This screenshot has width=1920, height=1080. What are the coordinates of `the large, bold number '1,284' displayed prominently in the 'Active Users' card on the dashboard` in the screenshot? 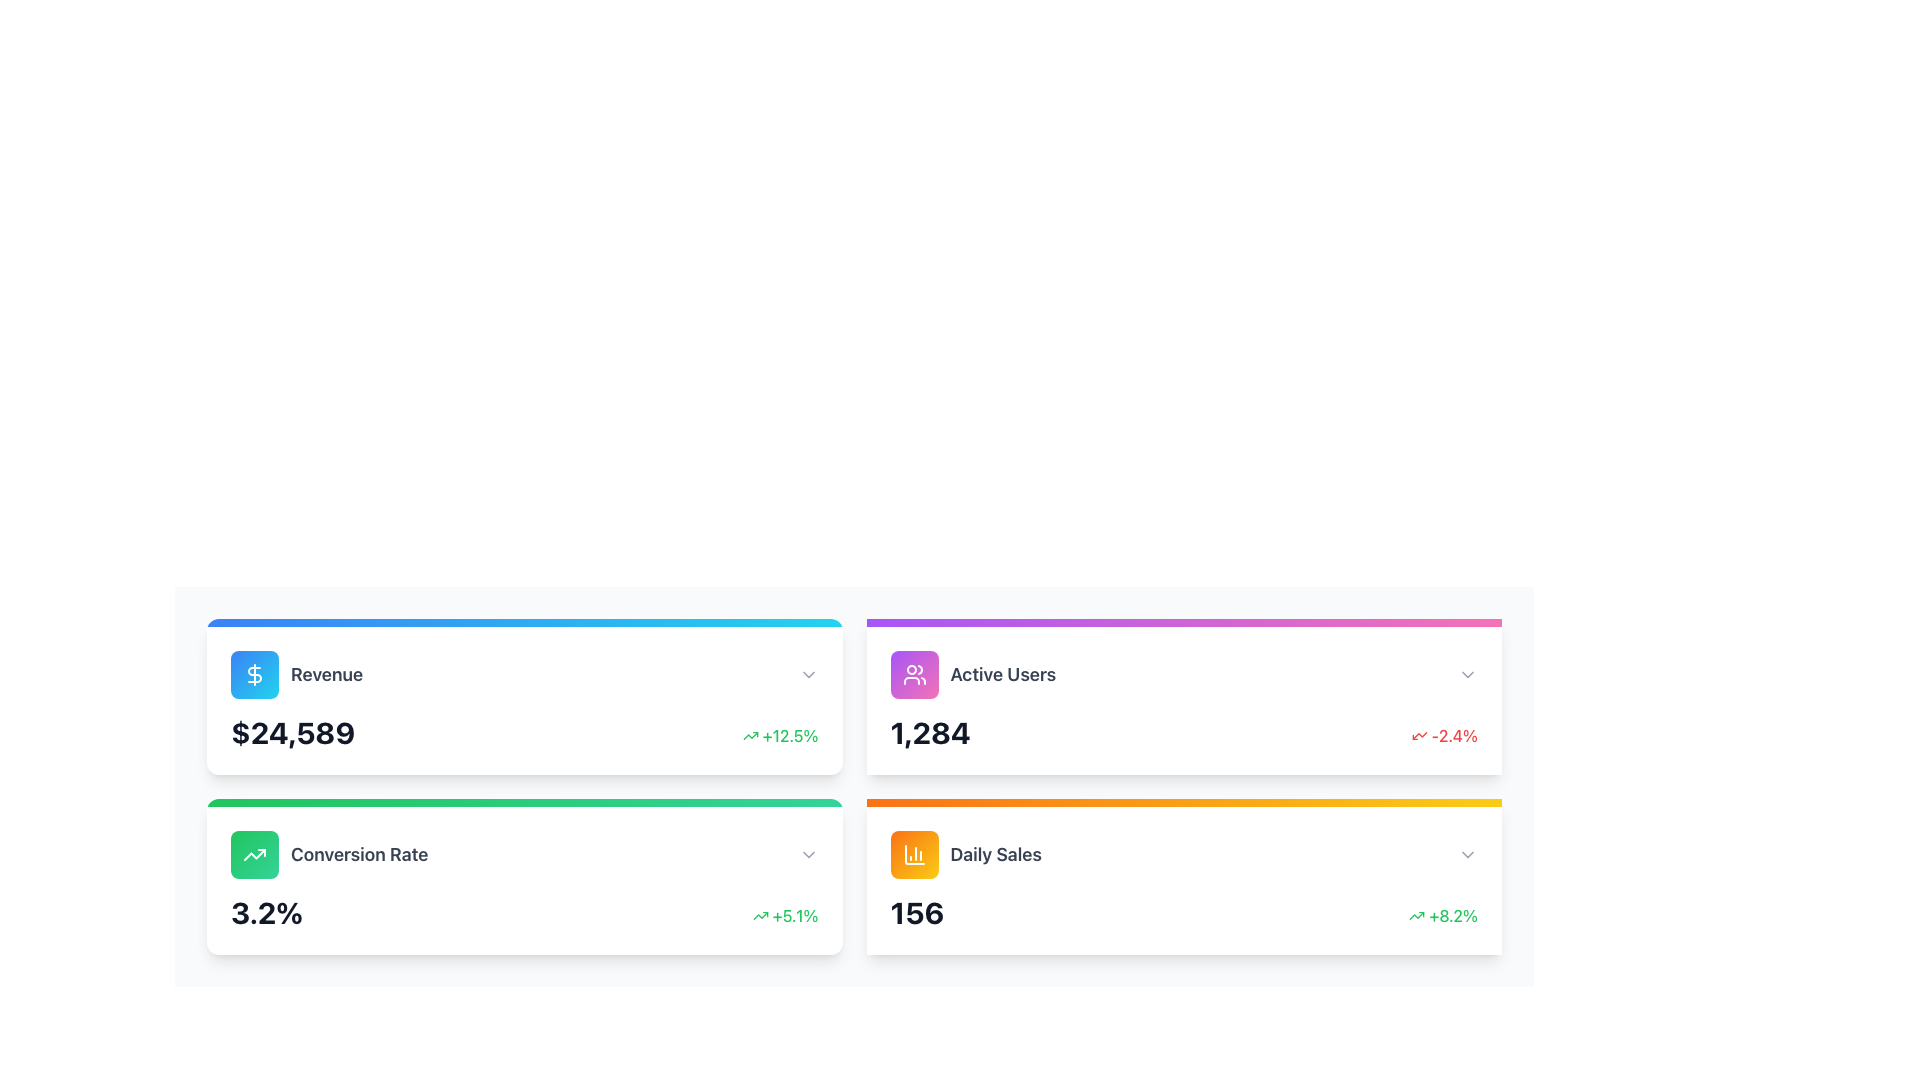 It's located at (929, 732).